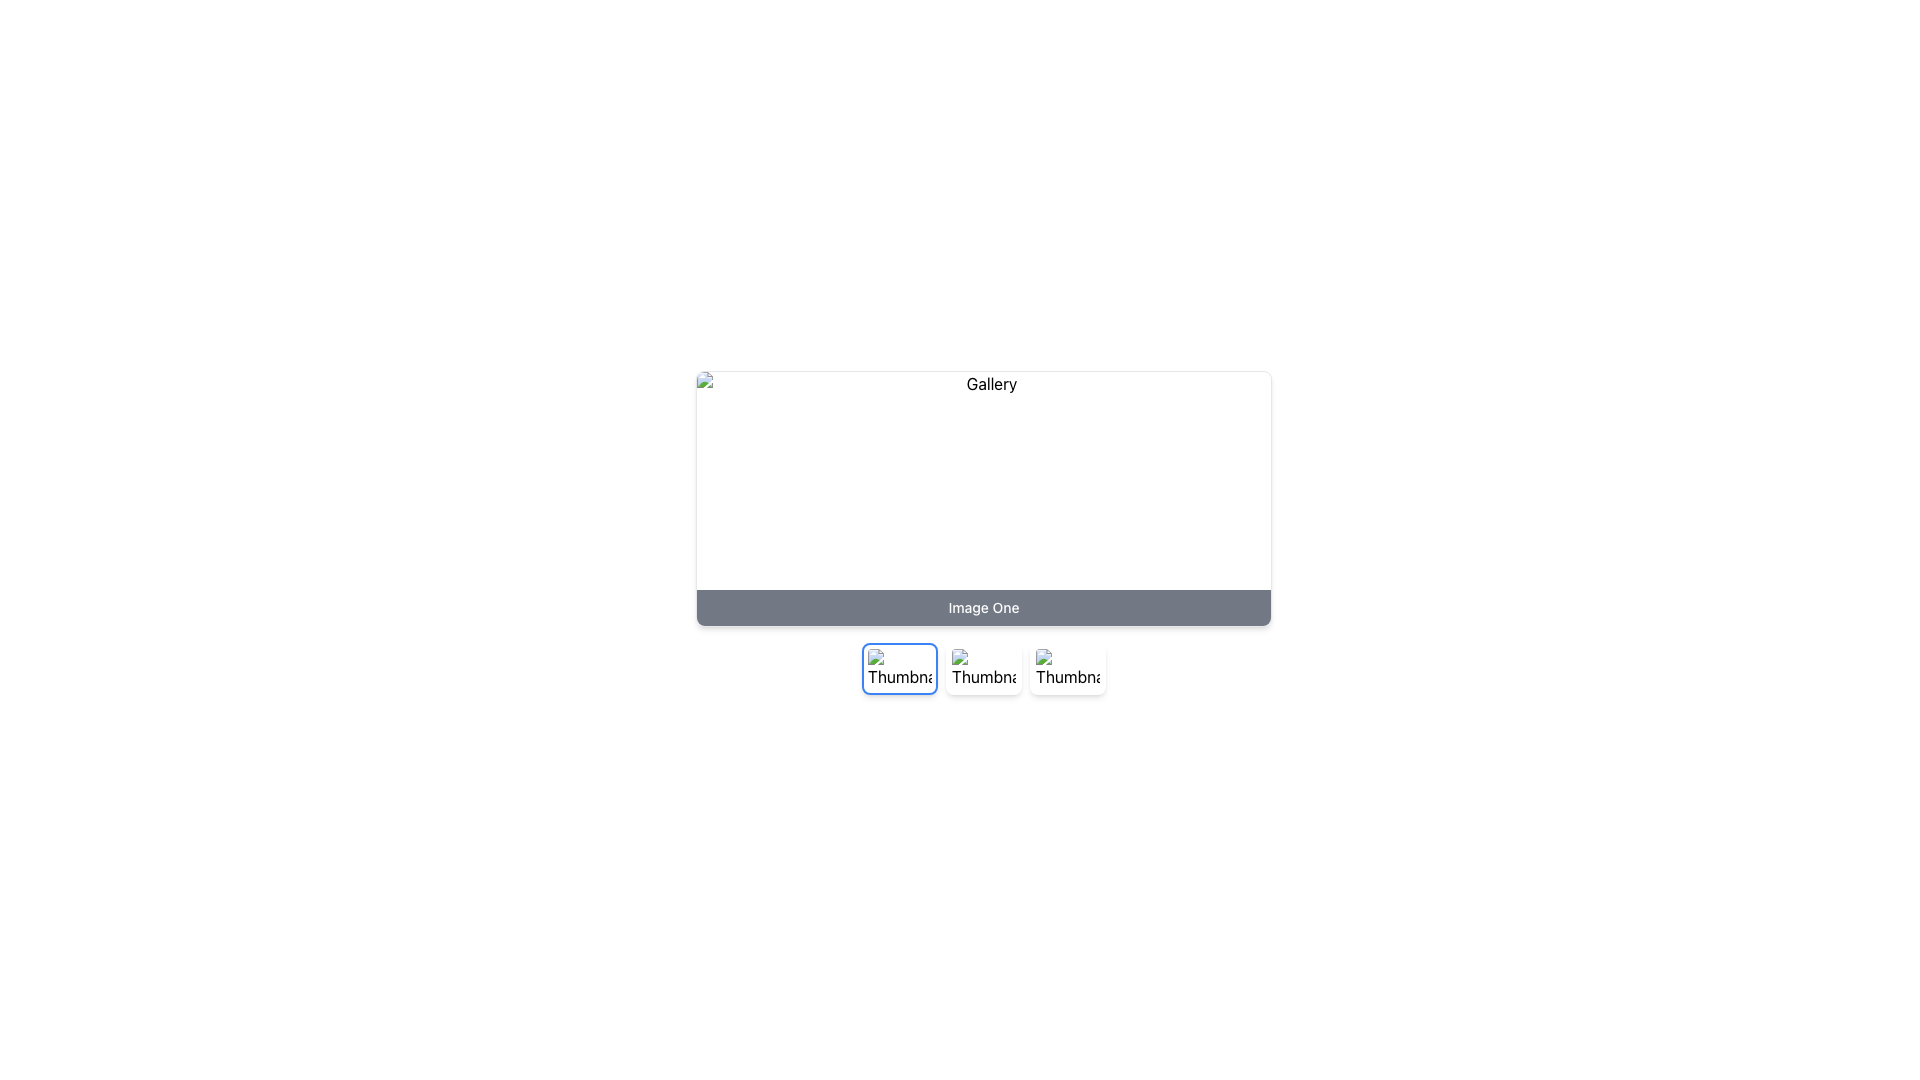  Describe the element at coordinates (983, 668) in the screenshot. I see `the thumbnail preview for 'Image 2', which is the second thumbnail in a row of similar thumbnails under the main image area titled 'Image One'` at that location.